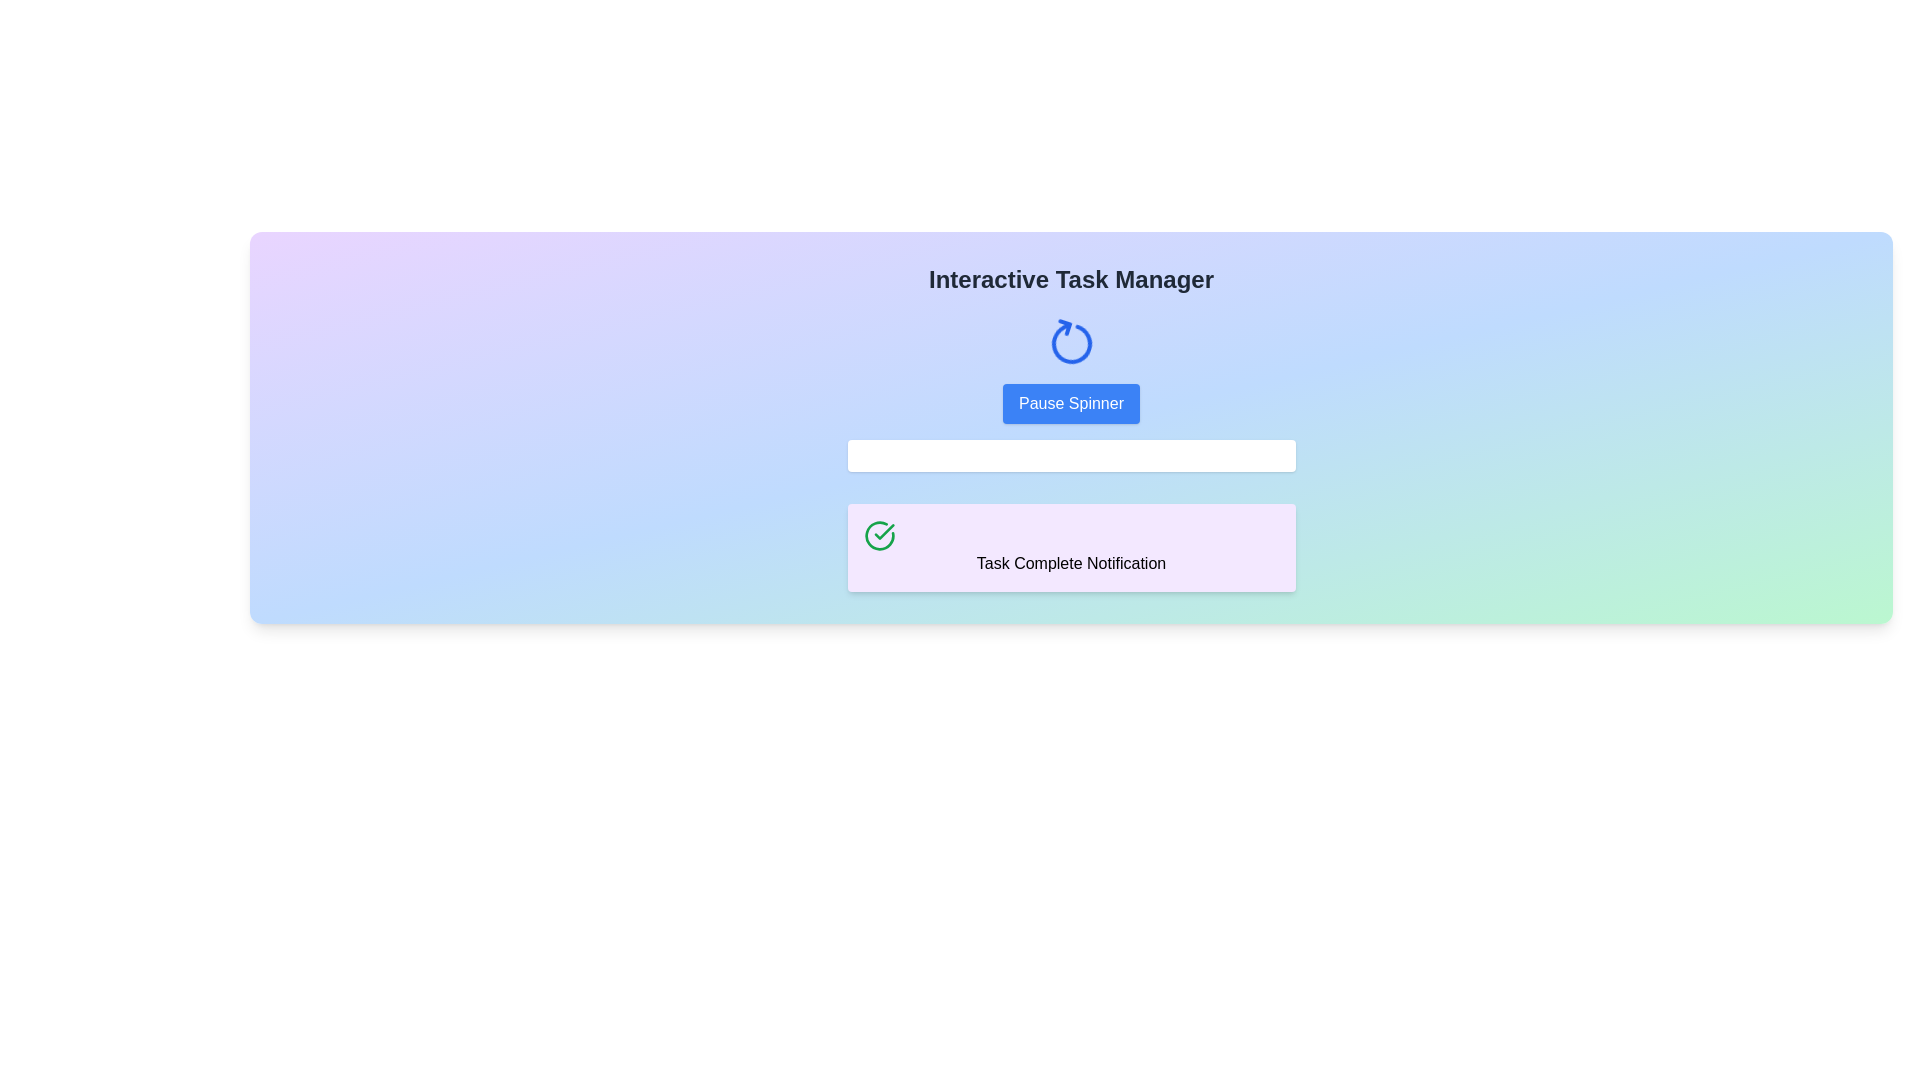  I want to click on the small vertical line segment of the blue stroke within the spinning circular arrow symbol, located near the top center of the interface, above the 'Pause Spinner' button, so click(1062, 360).